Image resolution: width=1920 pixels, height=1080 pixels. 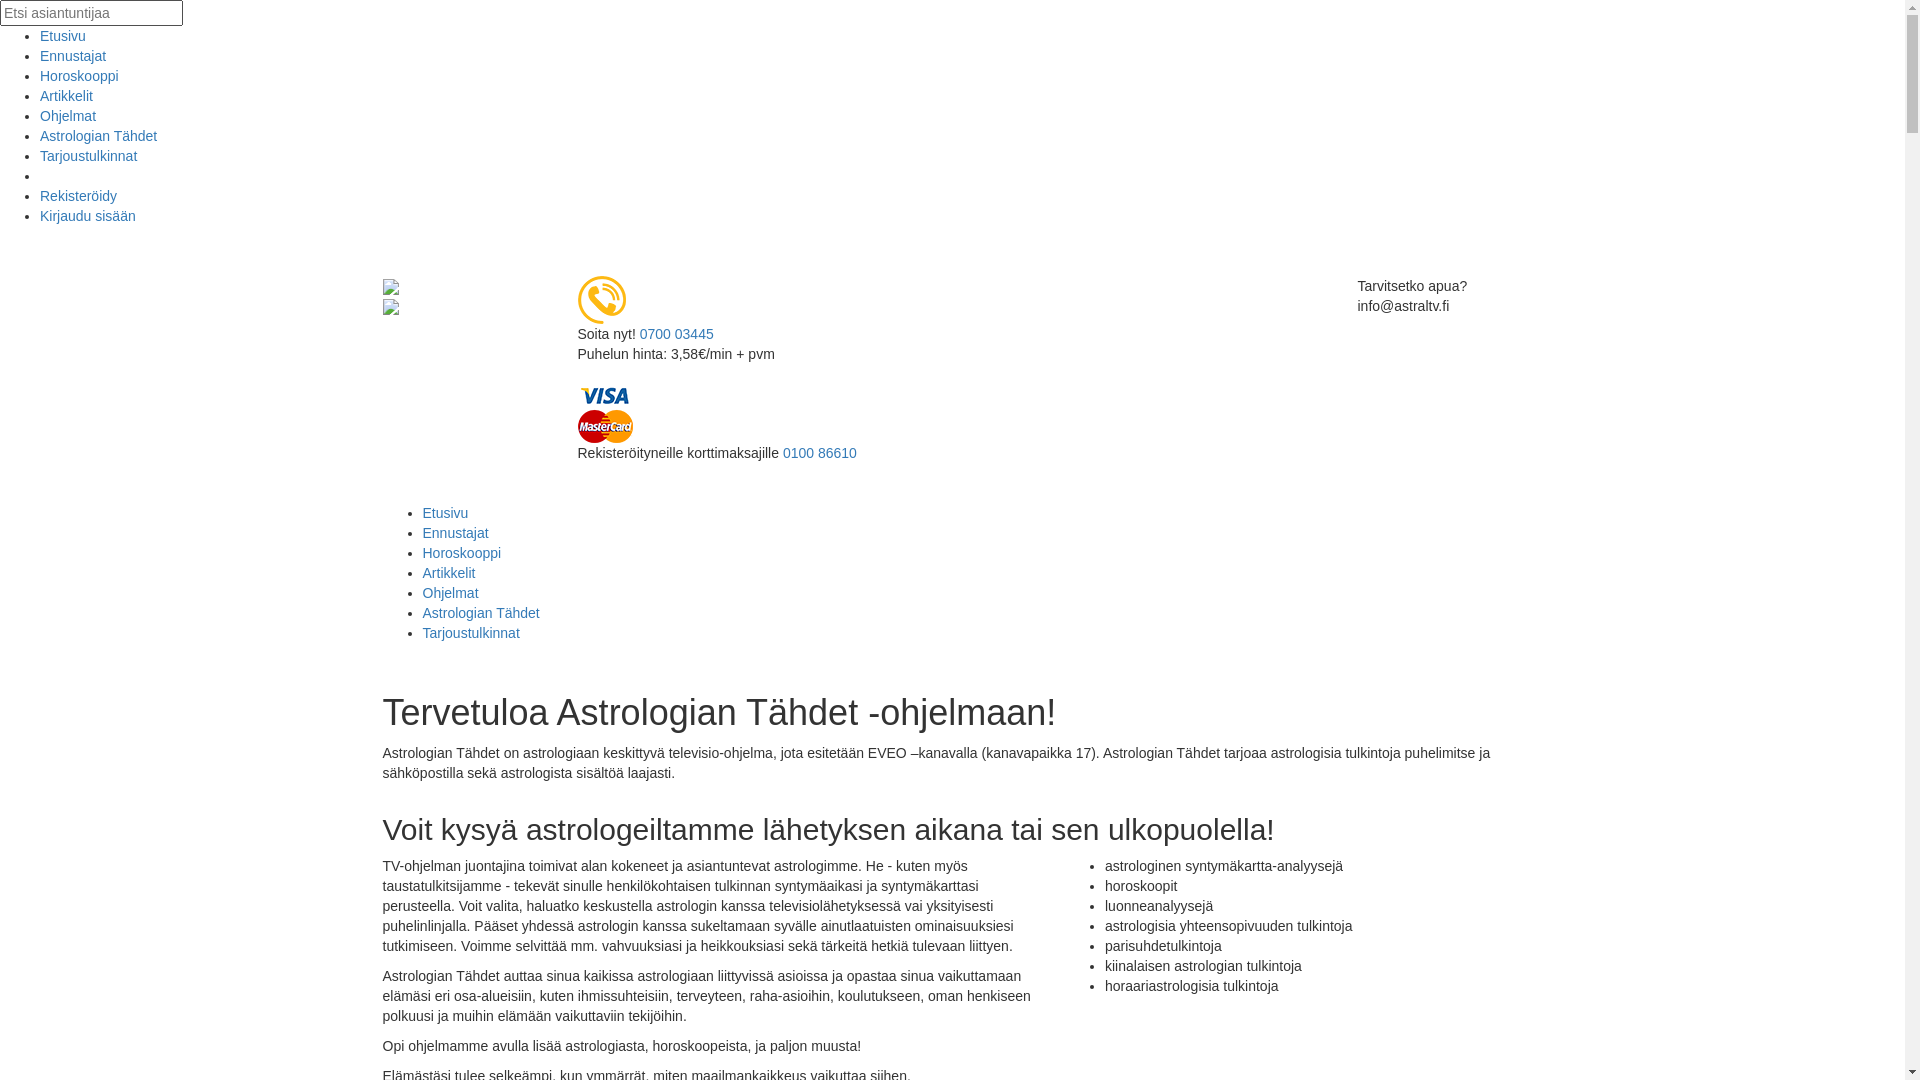 What do you see at coordinates (79, 75) in the screenshot?
I see `'Horoskooppi'` at bounding box center [79, 75].